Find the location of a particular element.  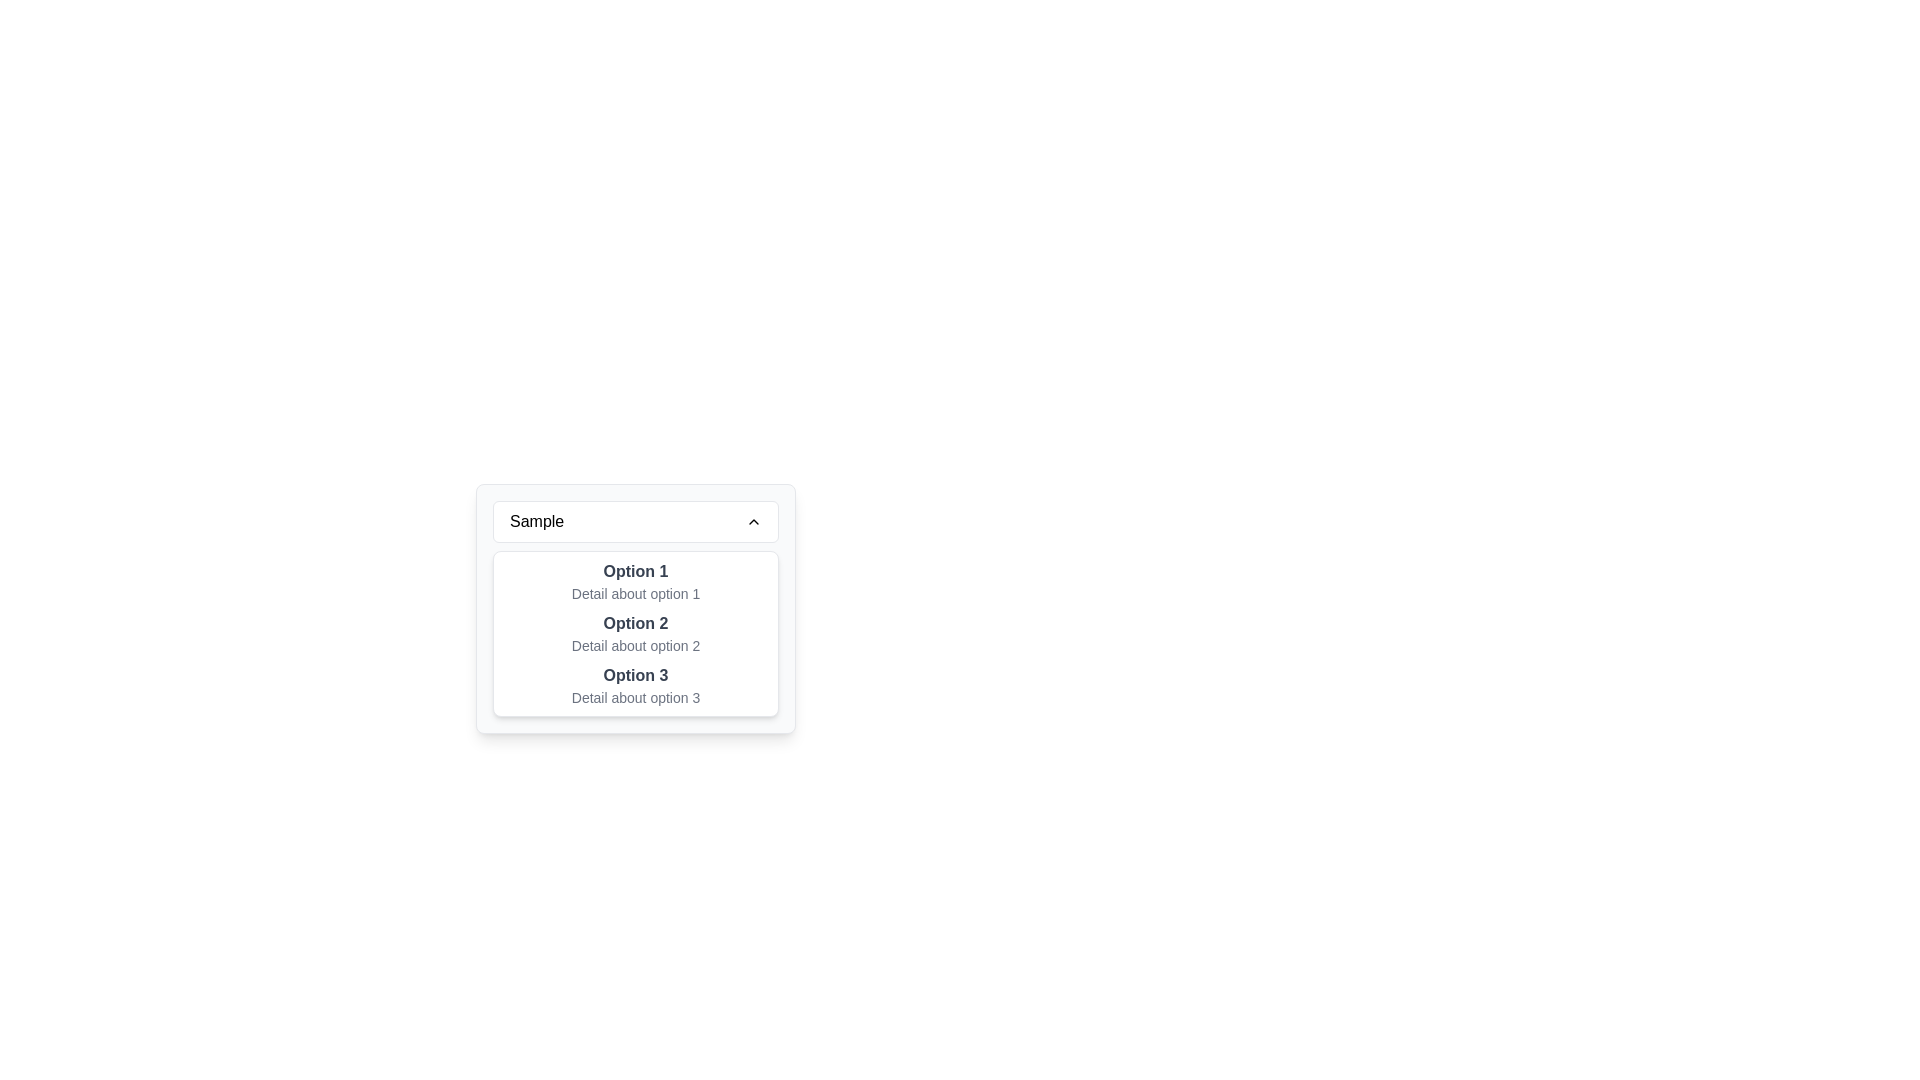

the text element that contains 'Detail about option 3', which is styled in a smaller gray font and positioned beneath 'Option 3' in the dropdown list is located at coordinates (634, 697).